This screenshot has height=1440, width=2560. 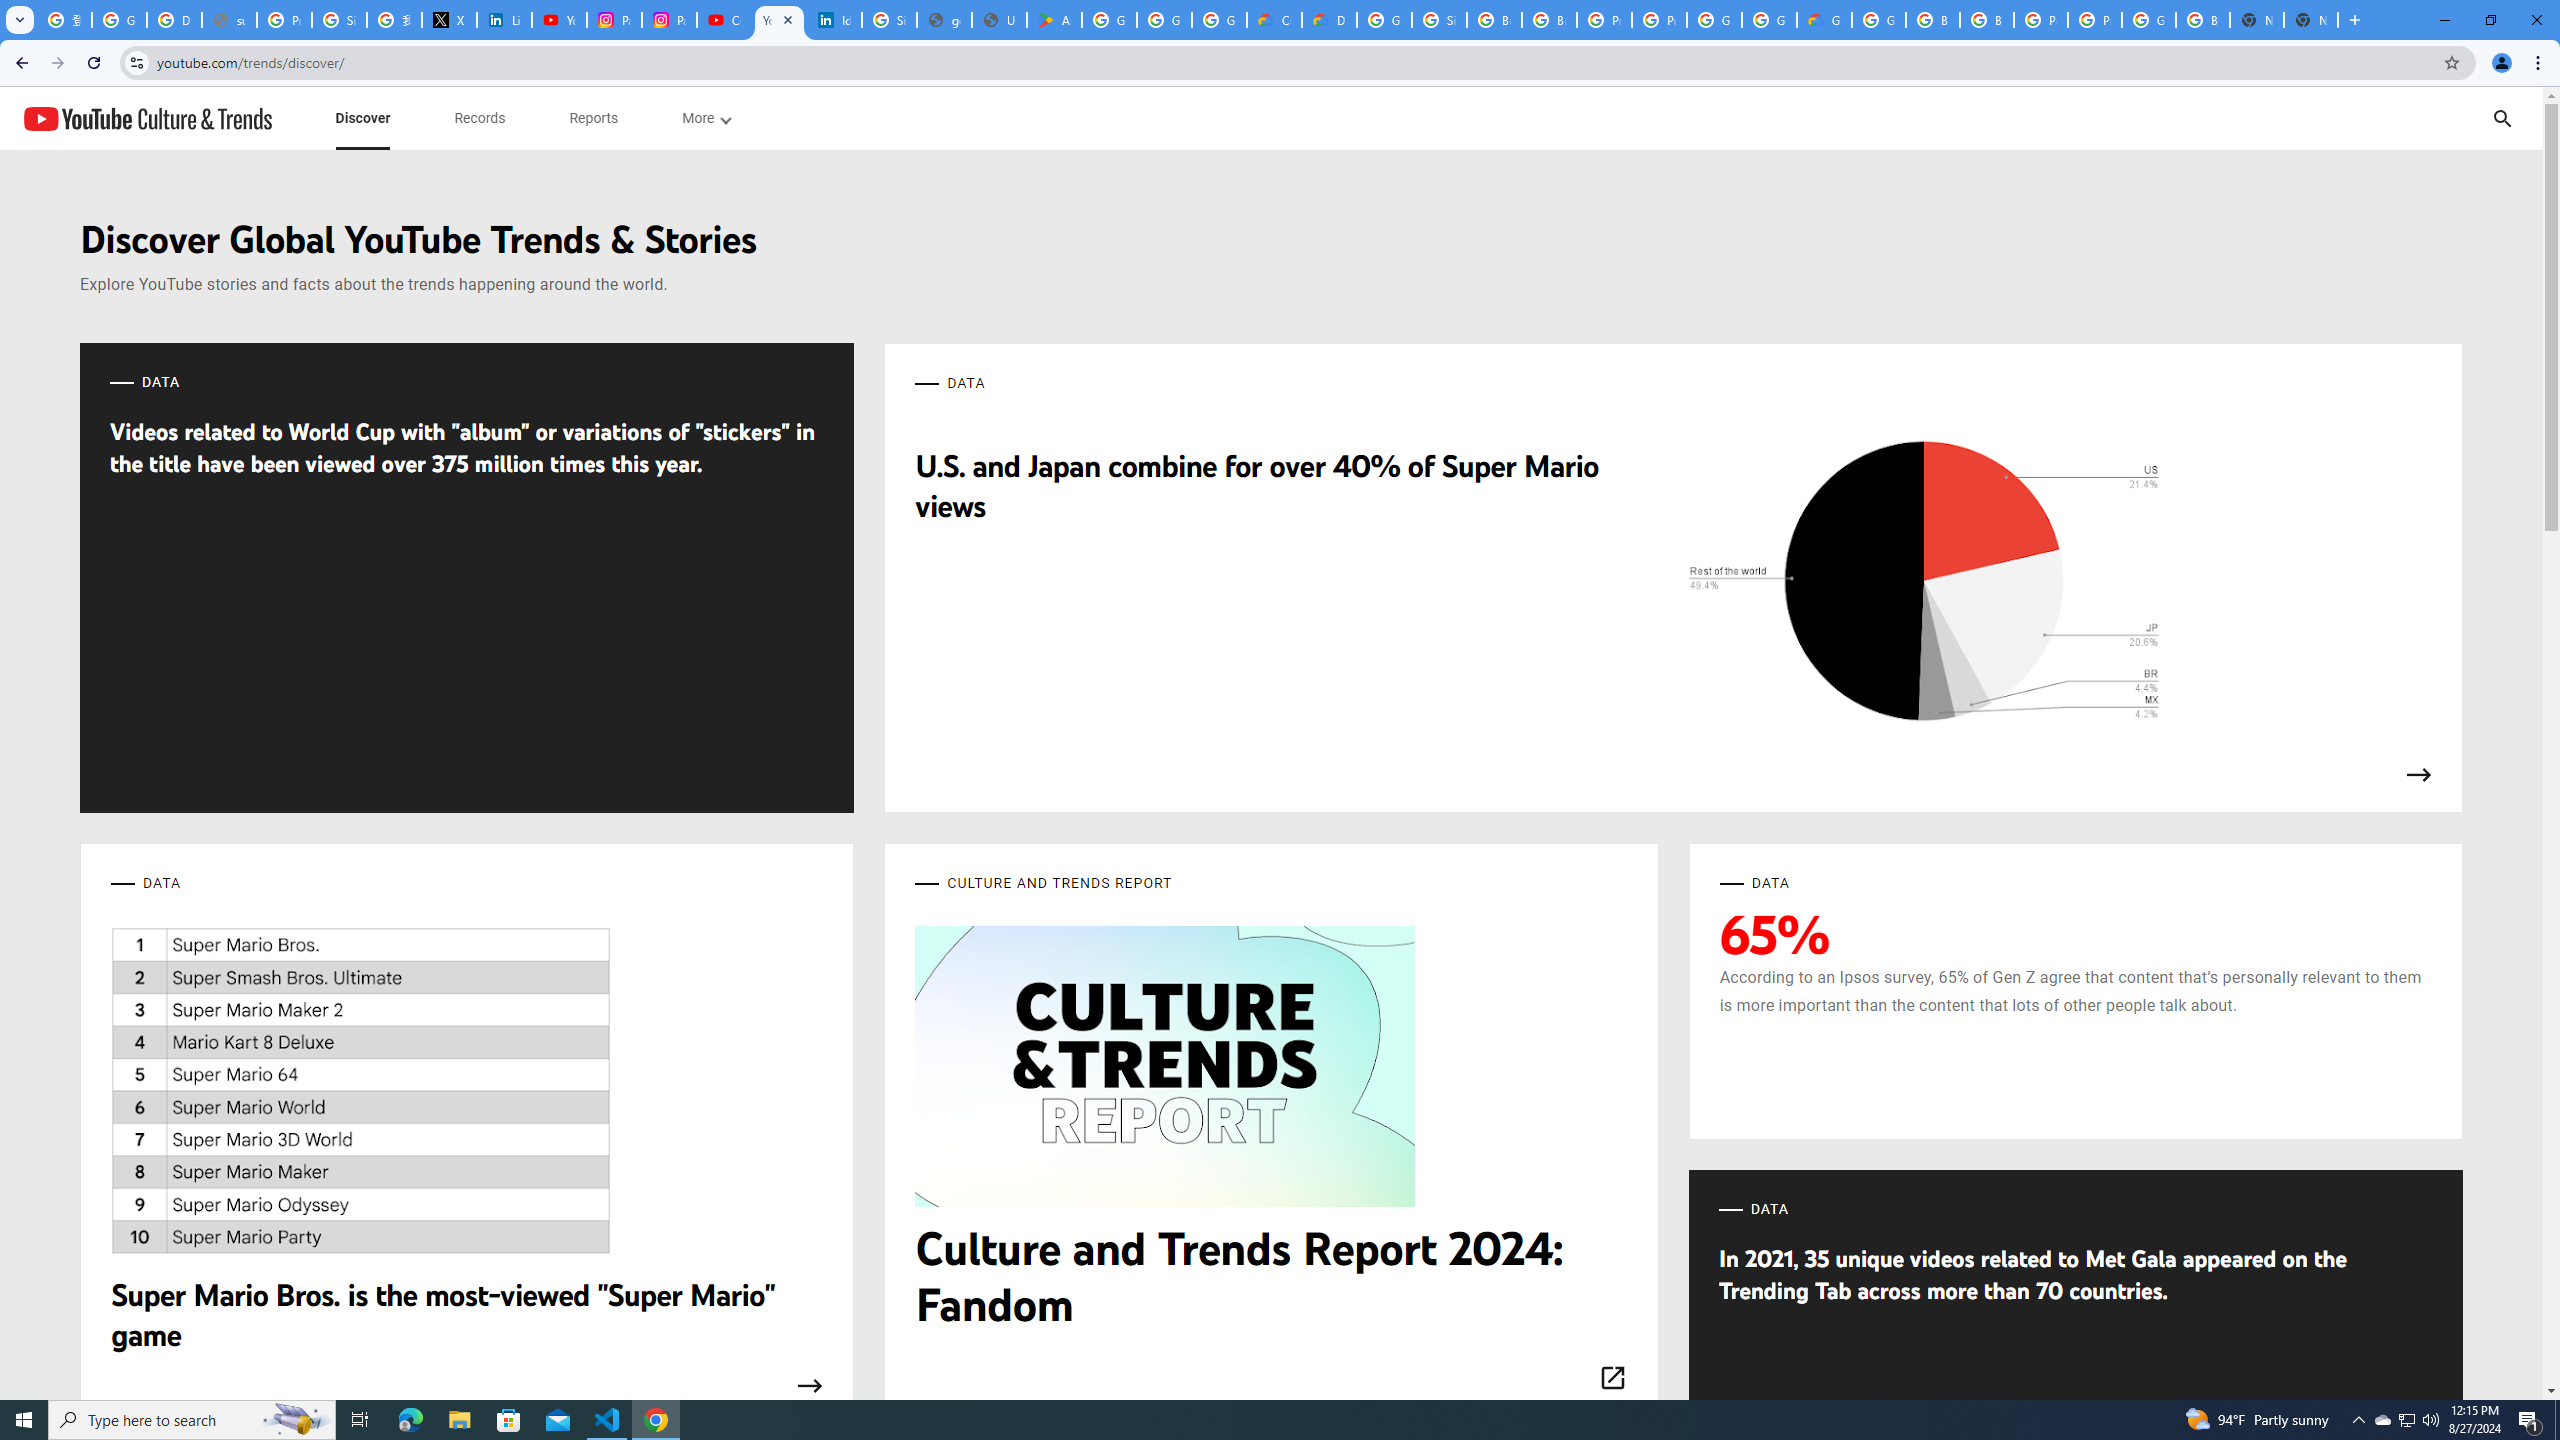 I want to click on 'subnav-Reports menupopup', so click(x=592, y=118).